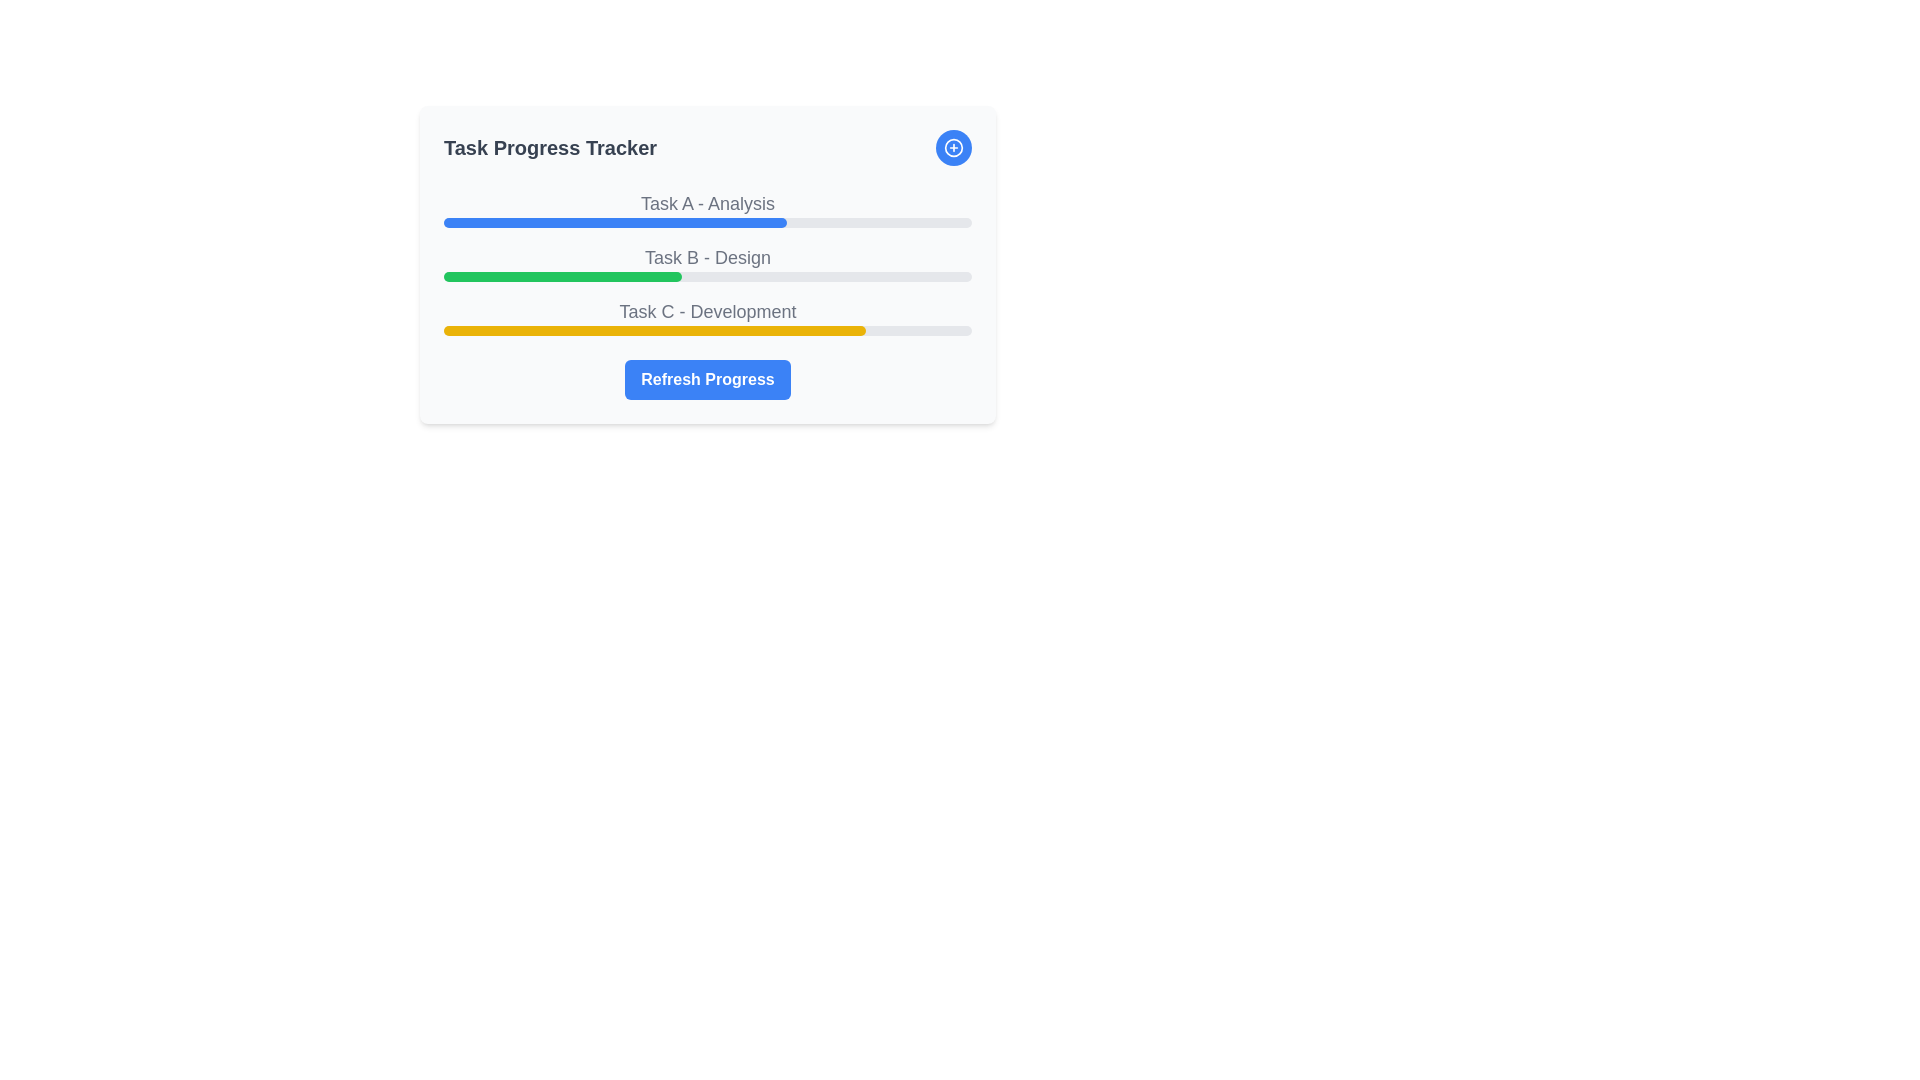 The width and height of the screenshot is (1920, 1080). What do you see at coordinates (953, 146) in the screenshot?
I see `the circular icon button with a plus symbol in its center, located in the top-right corner of the 'Task Progress Tracker' card` at bounding box center [953, 146].